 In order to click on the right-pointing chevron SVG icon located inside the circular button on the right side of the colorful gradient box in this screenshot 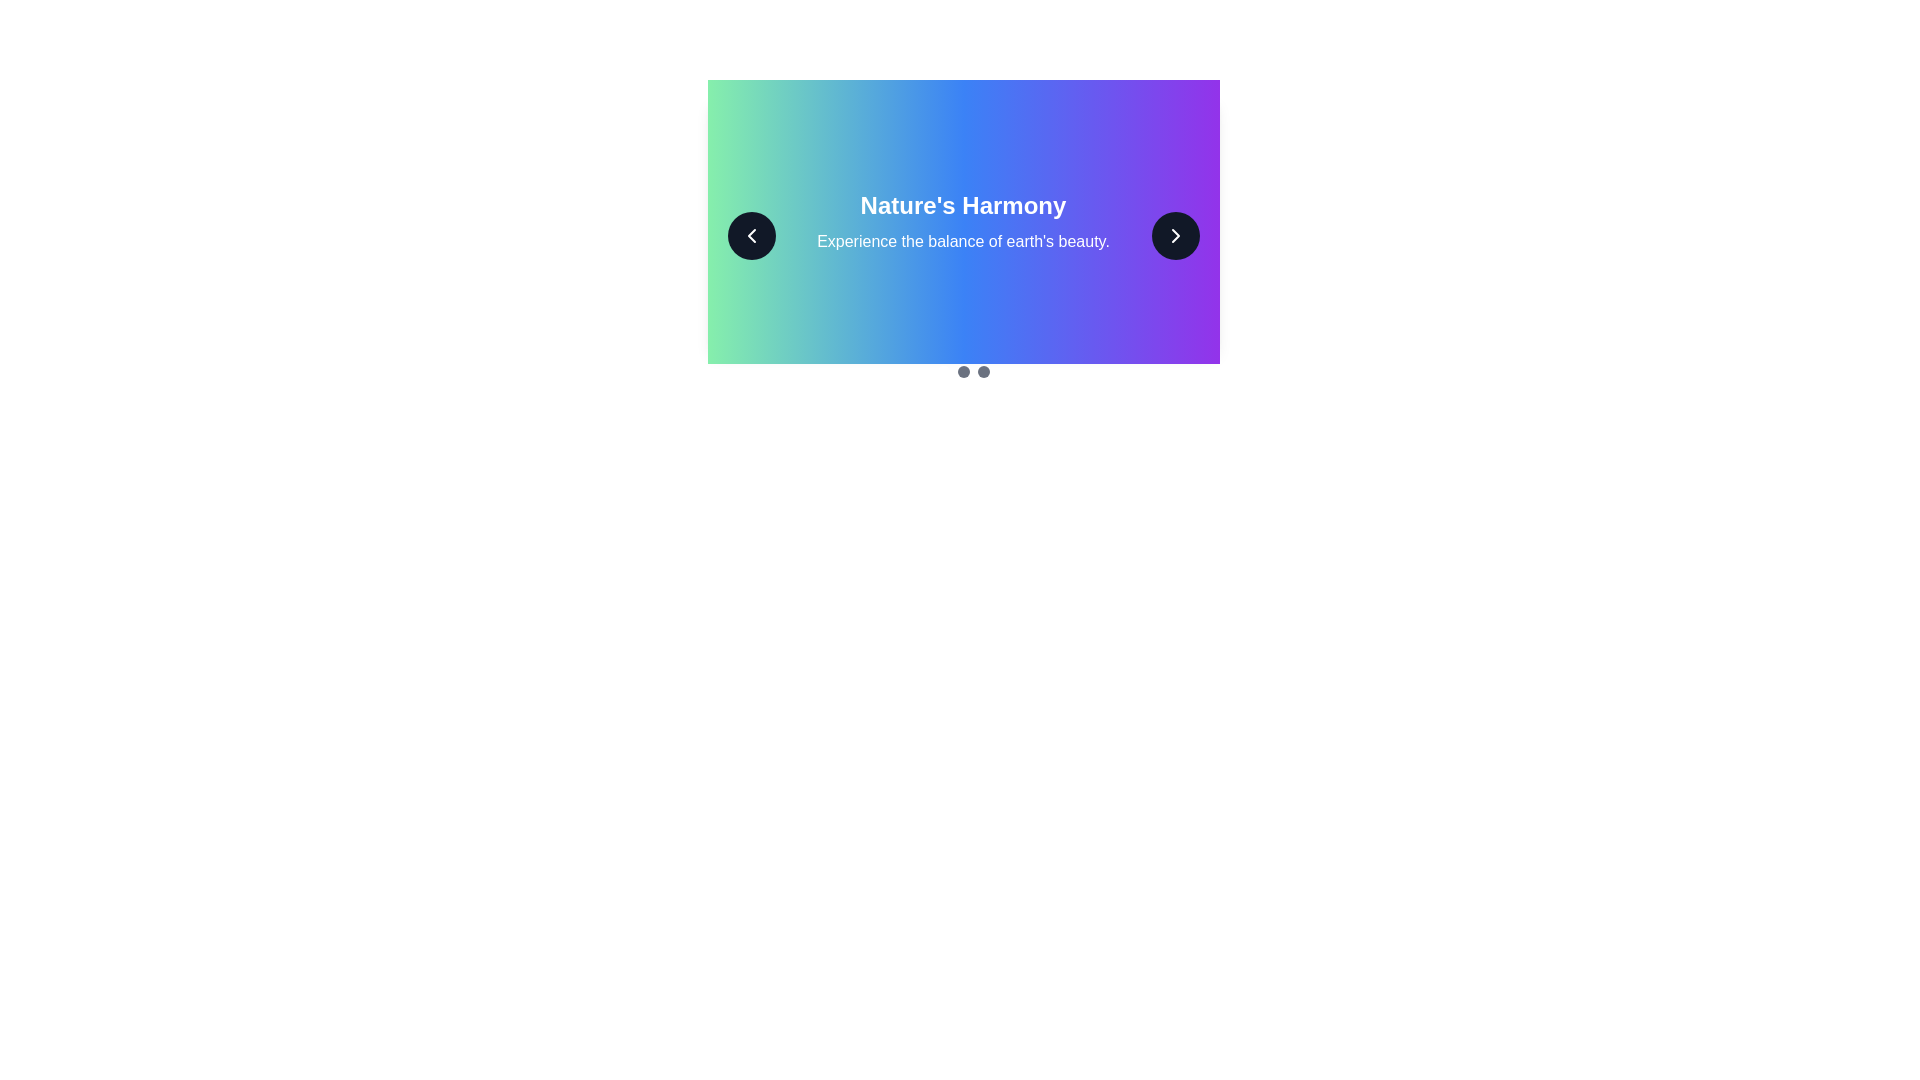, I will do `click(1175, 234)`.